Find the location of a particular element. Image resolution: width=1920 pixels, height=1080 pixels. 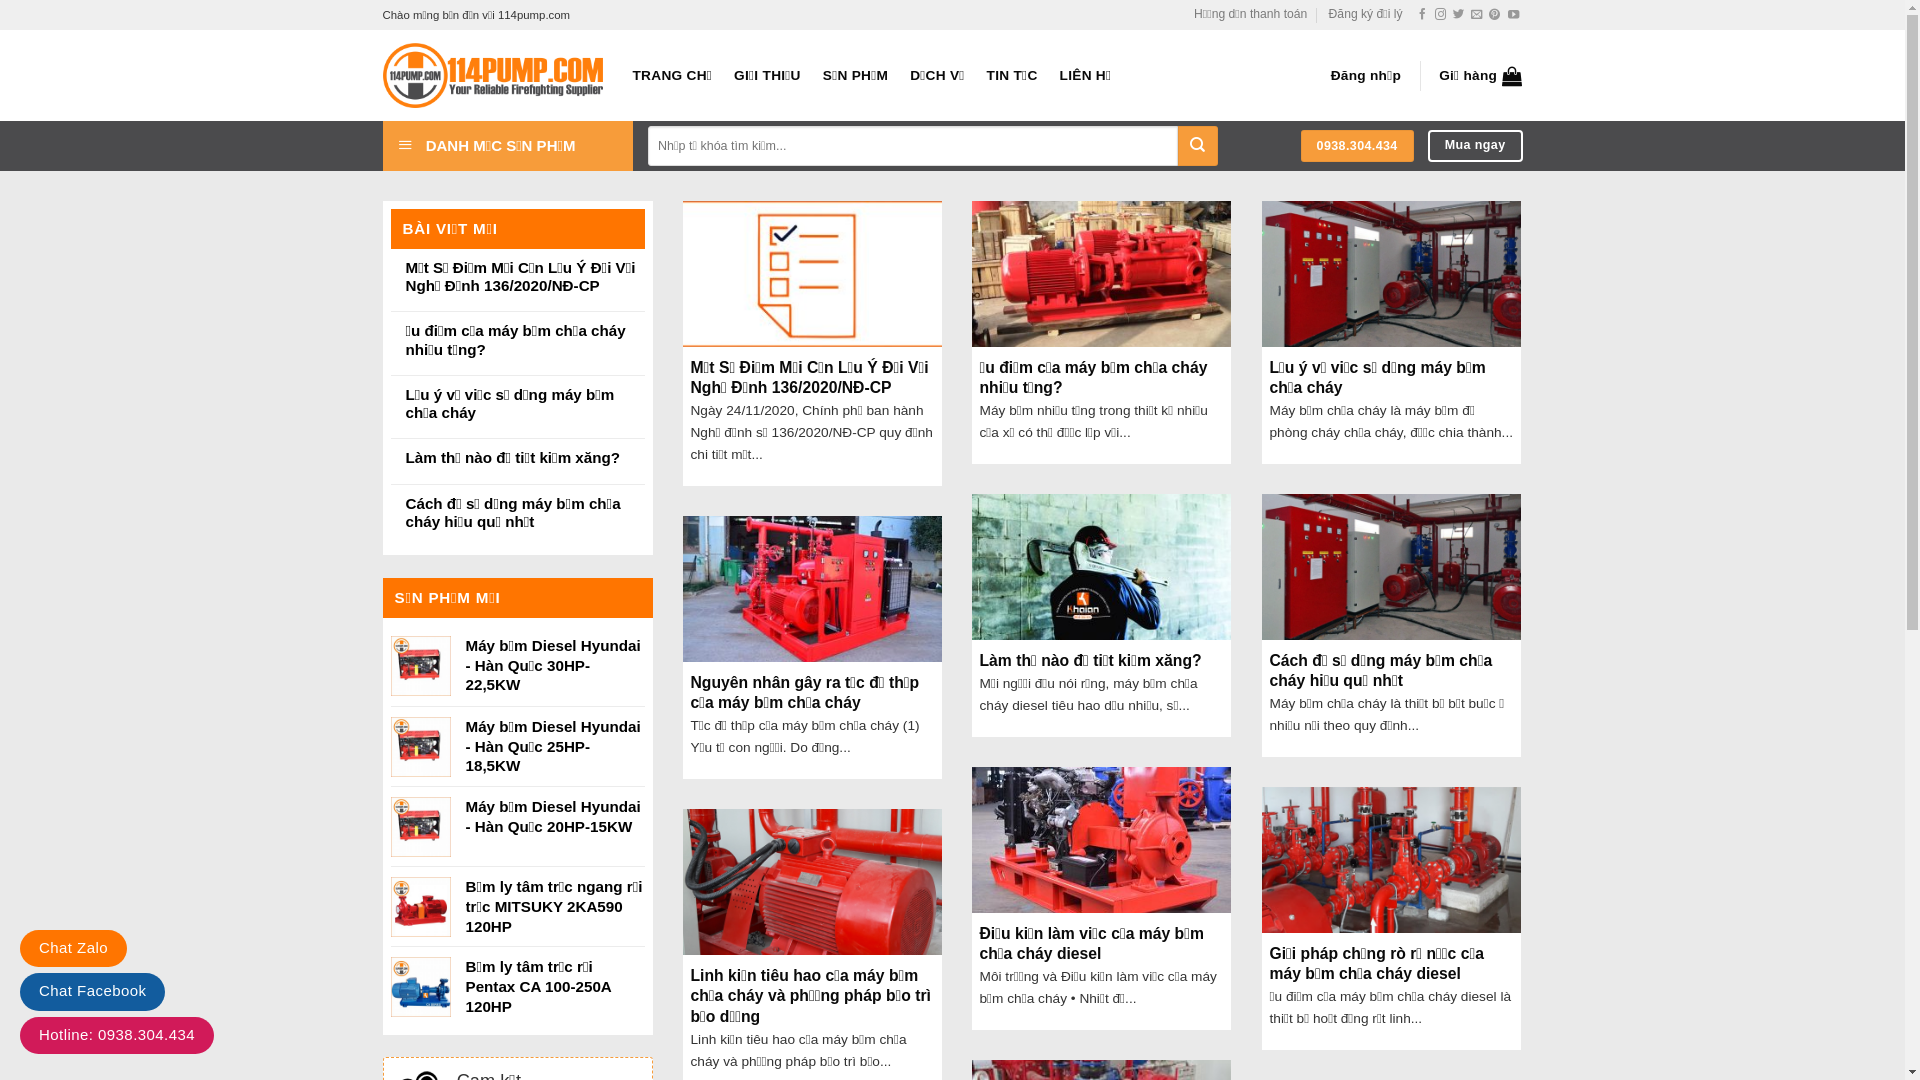

'Chat Facebook' is located at coordinates (91, 991).